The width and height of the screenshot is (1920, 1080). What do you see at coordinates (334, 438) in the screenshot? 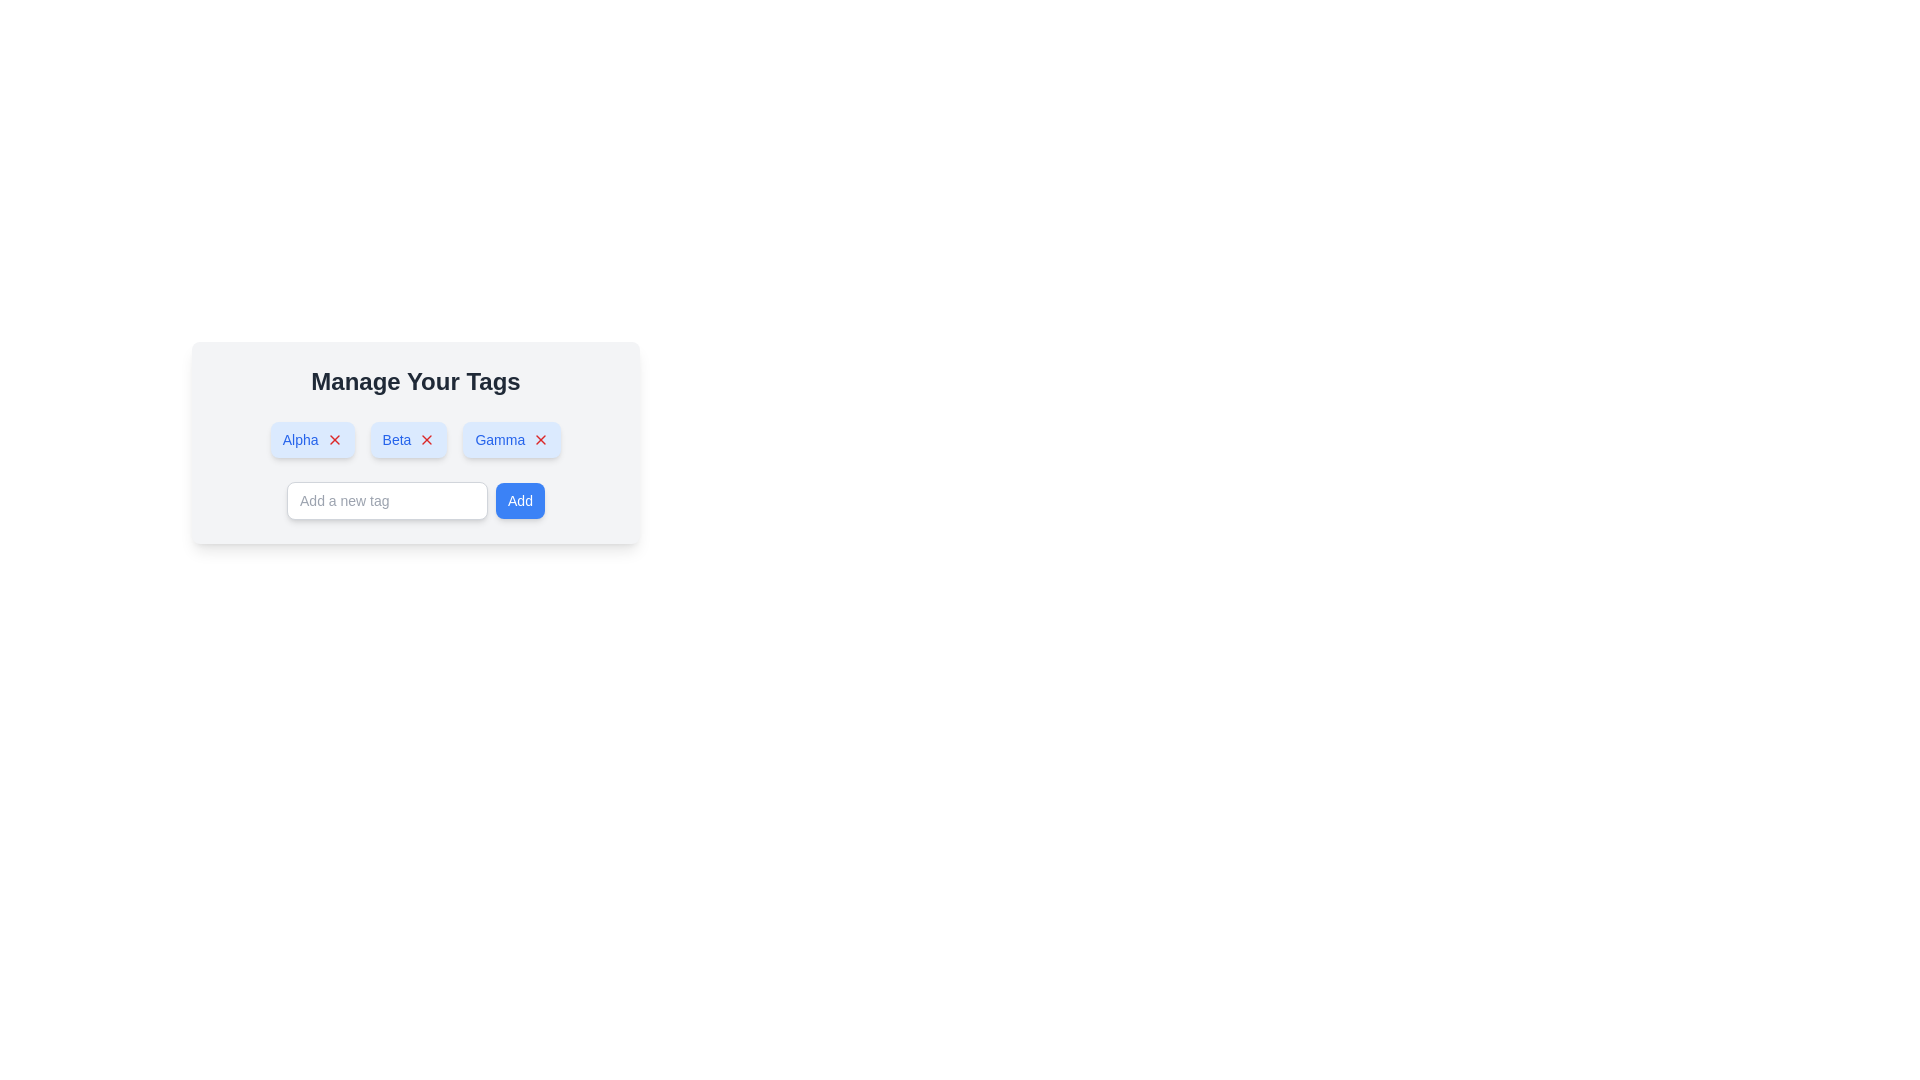
I see `the red 'X' icon located to the right of the 'Alpha' button` at bounding box center [334, 438].